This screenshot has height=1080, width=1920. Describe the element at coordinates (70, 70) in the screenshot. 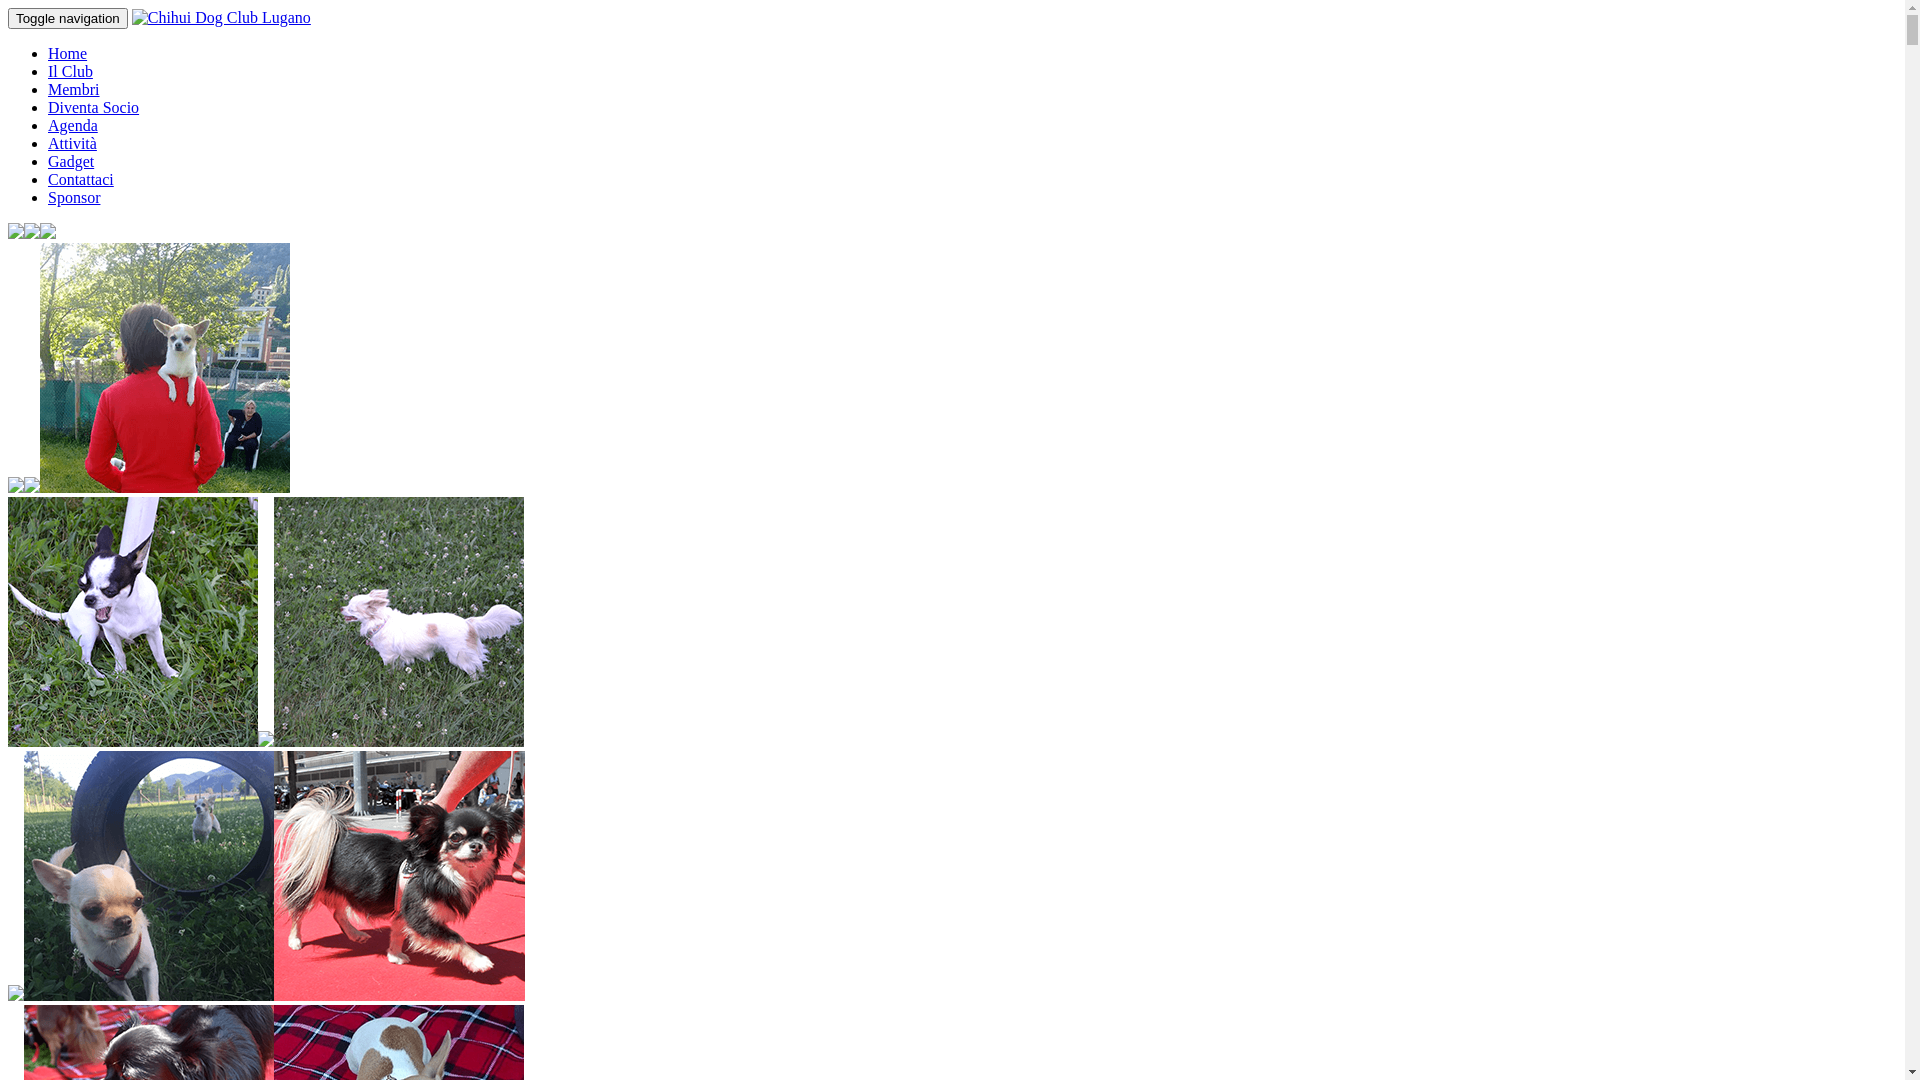

I see `'Il Club'` at that location.